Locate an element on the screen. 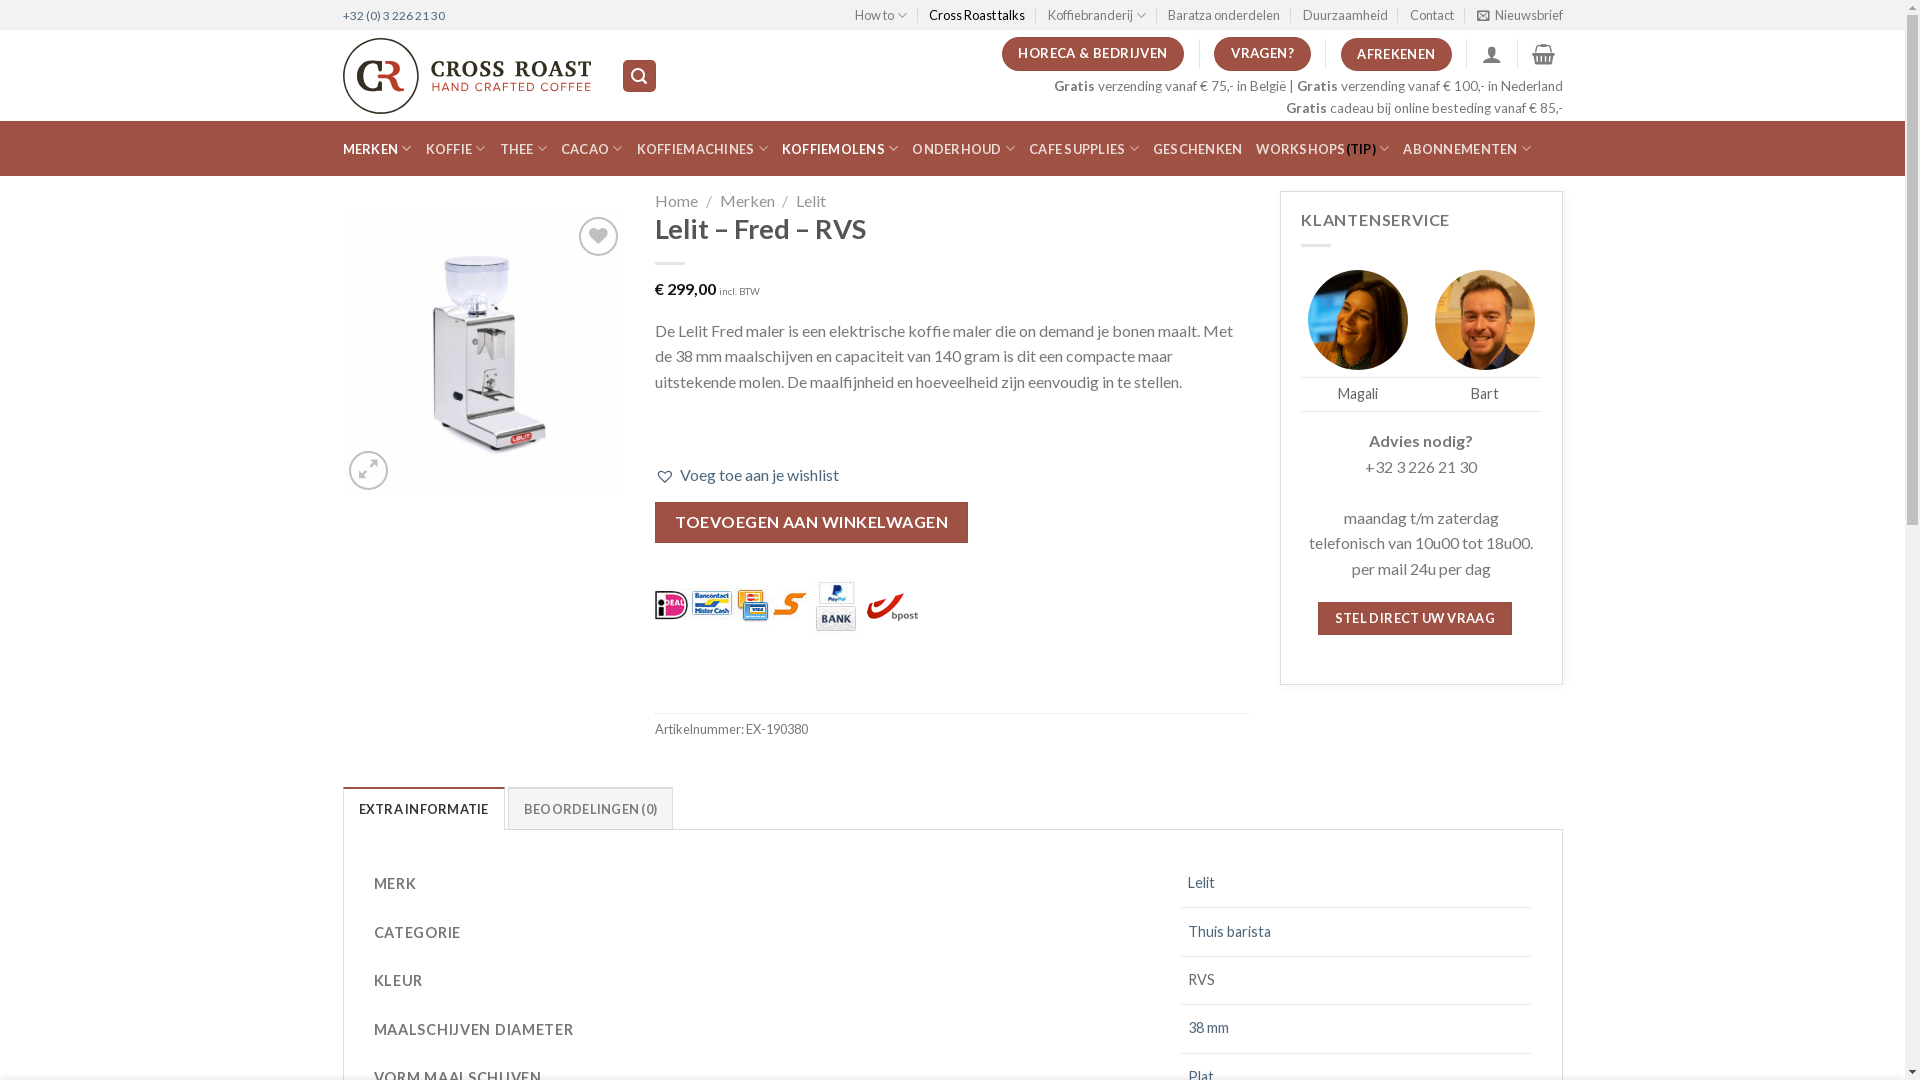  'Koffiebranderij' is located at coordinates (1096, 15).